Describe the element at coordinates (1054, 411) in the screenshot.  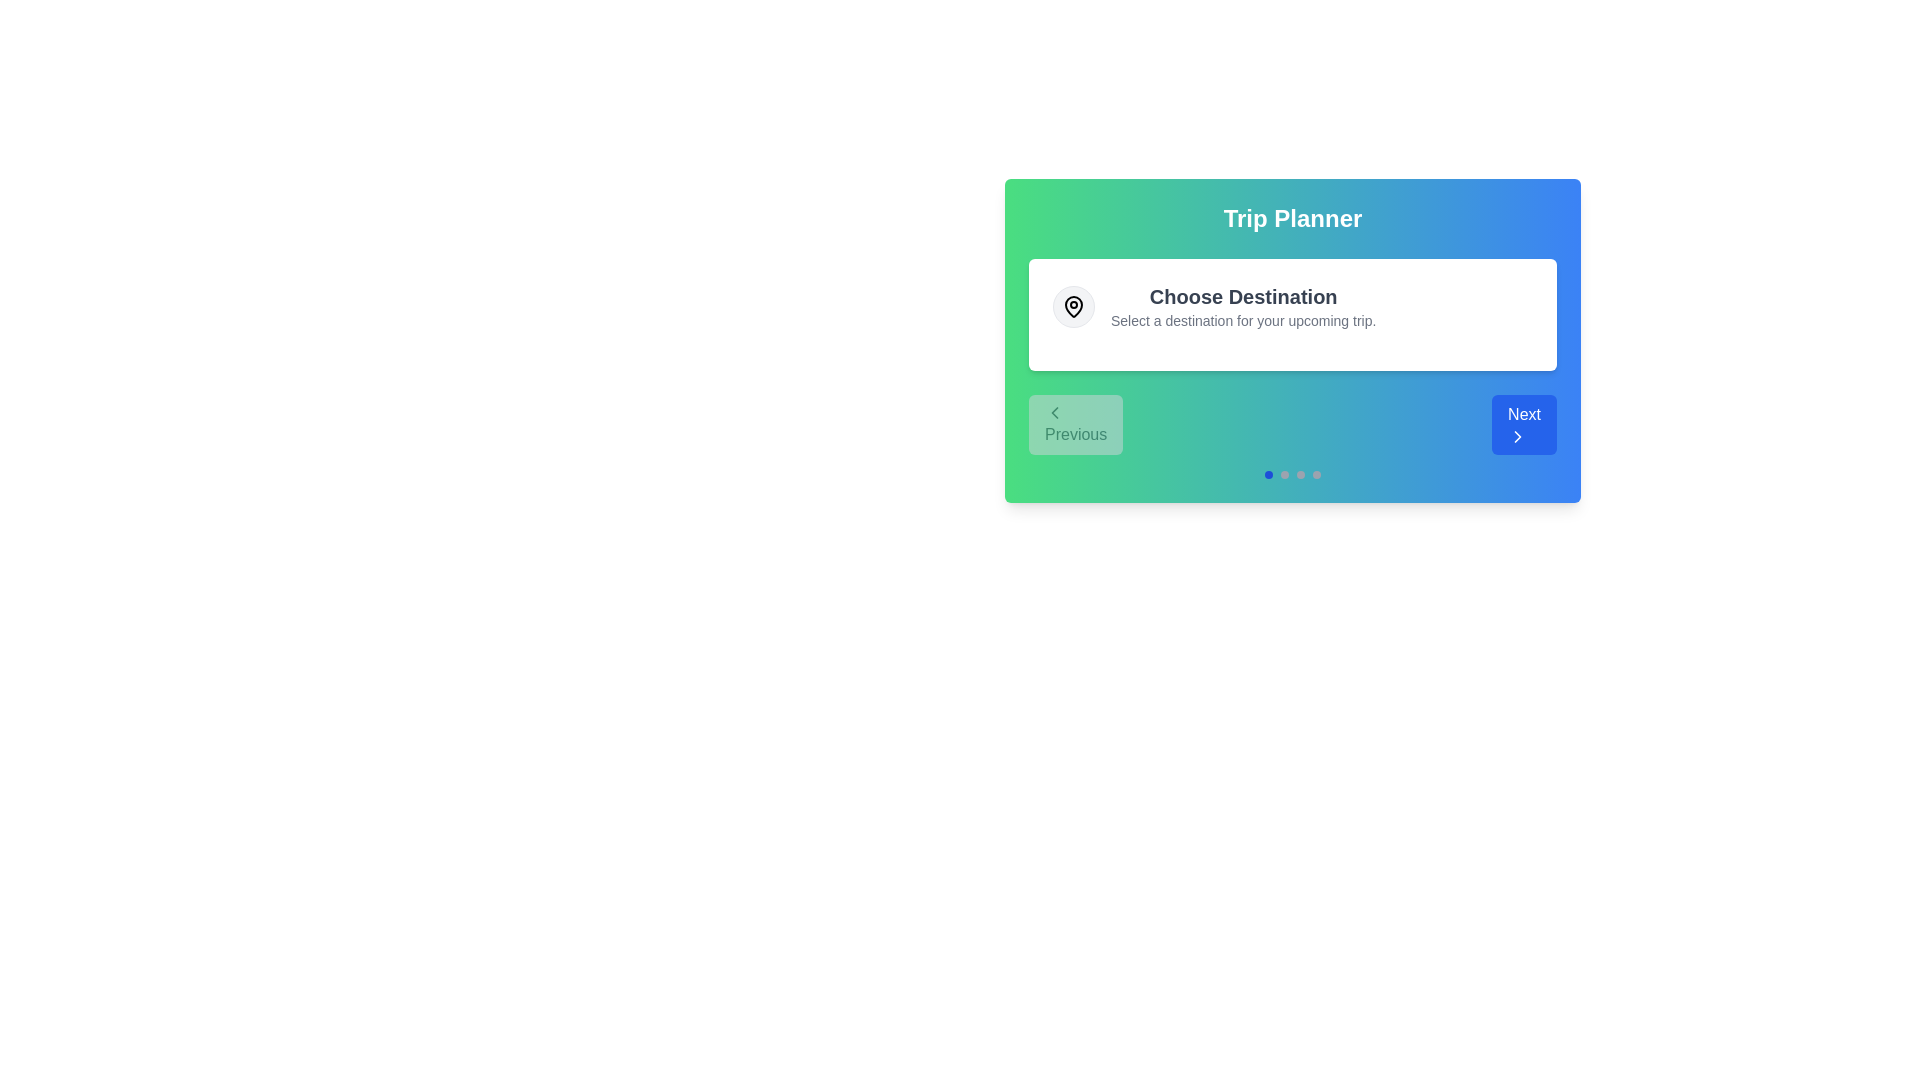
I see `the 'Previous' button which is located in the lower-left corner of the main interface panel, containing the SVG indicator for navigation` at that location.